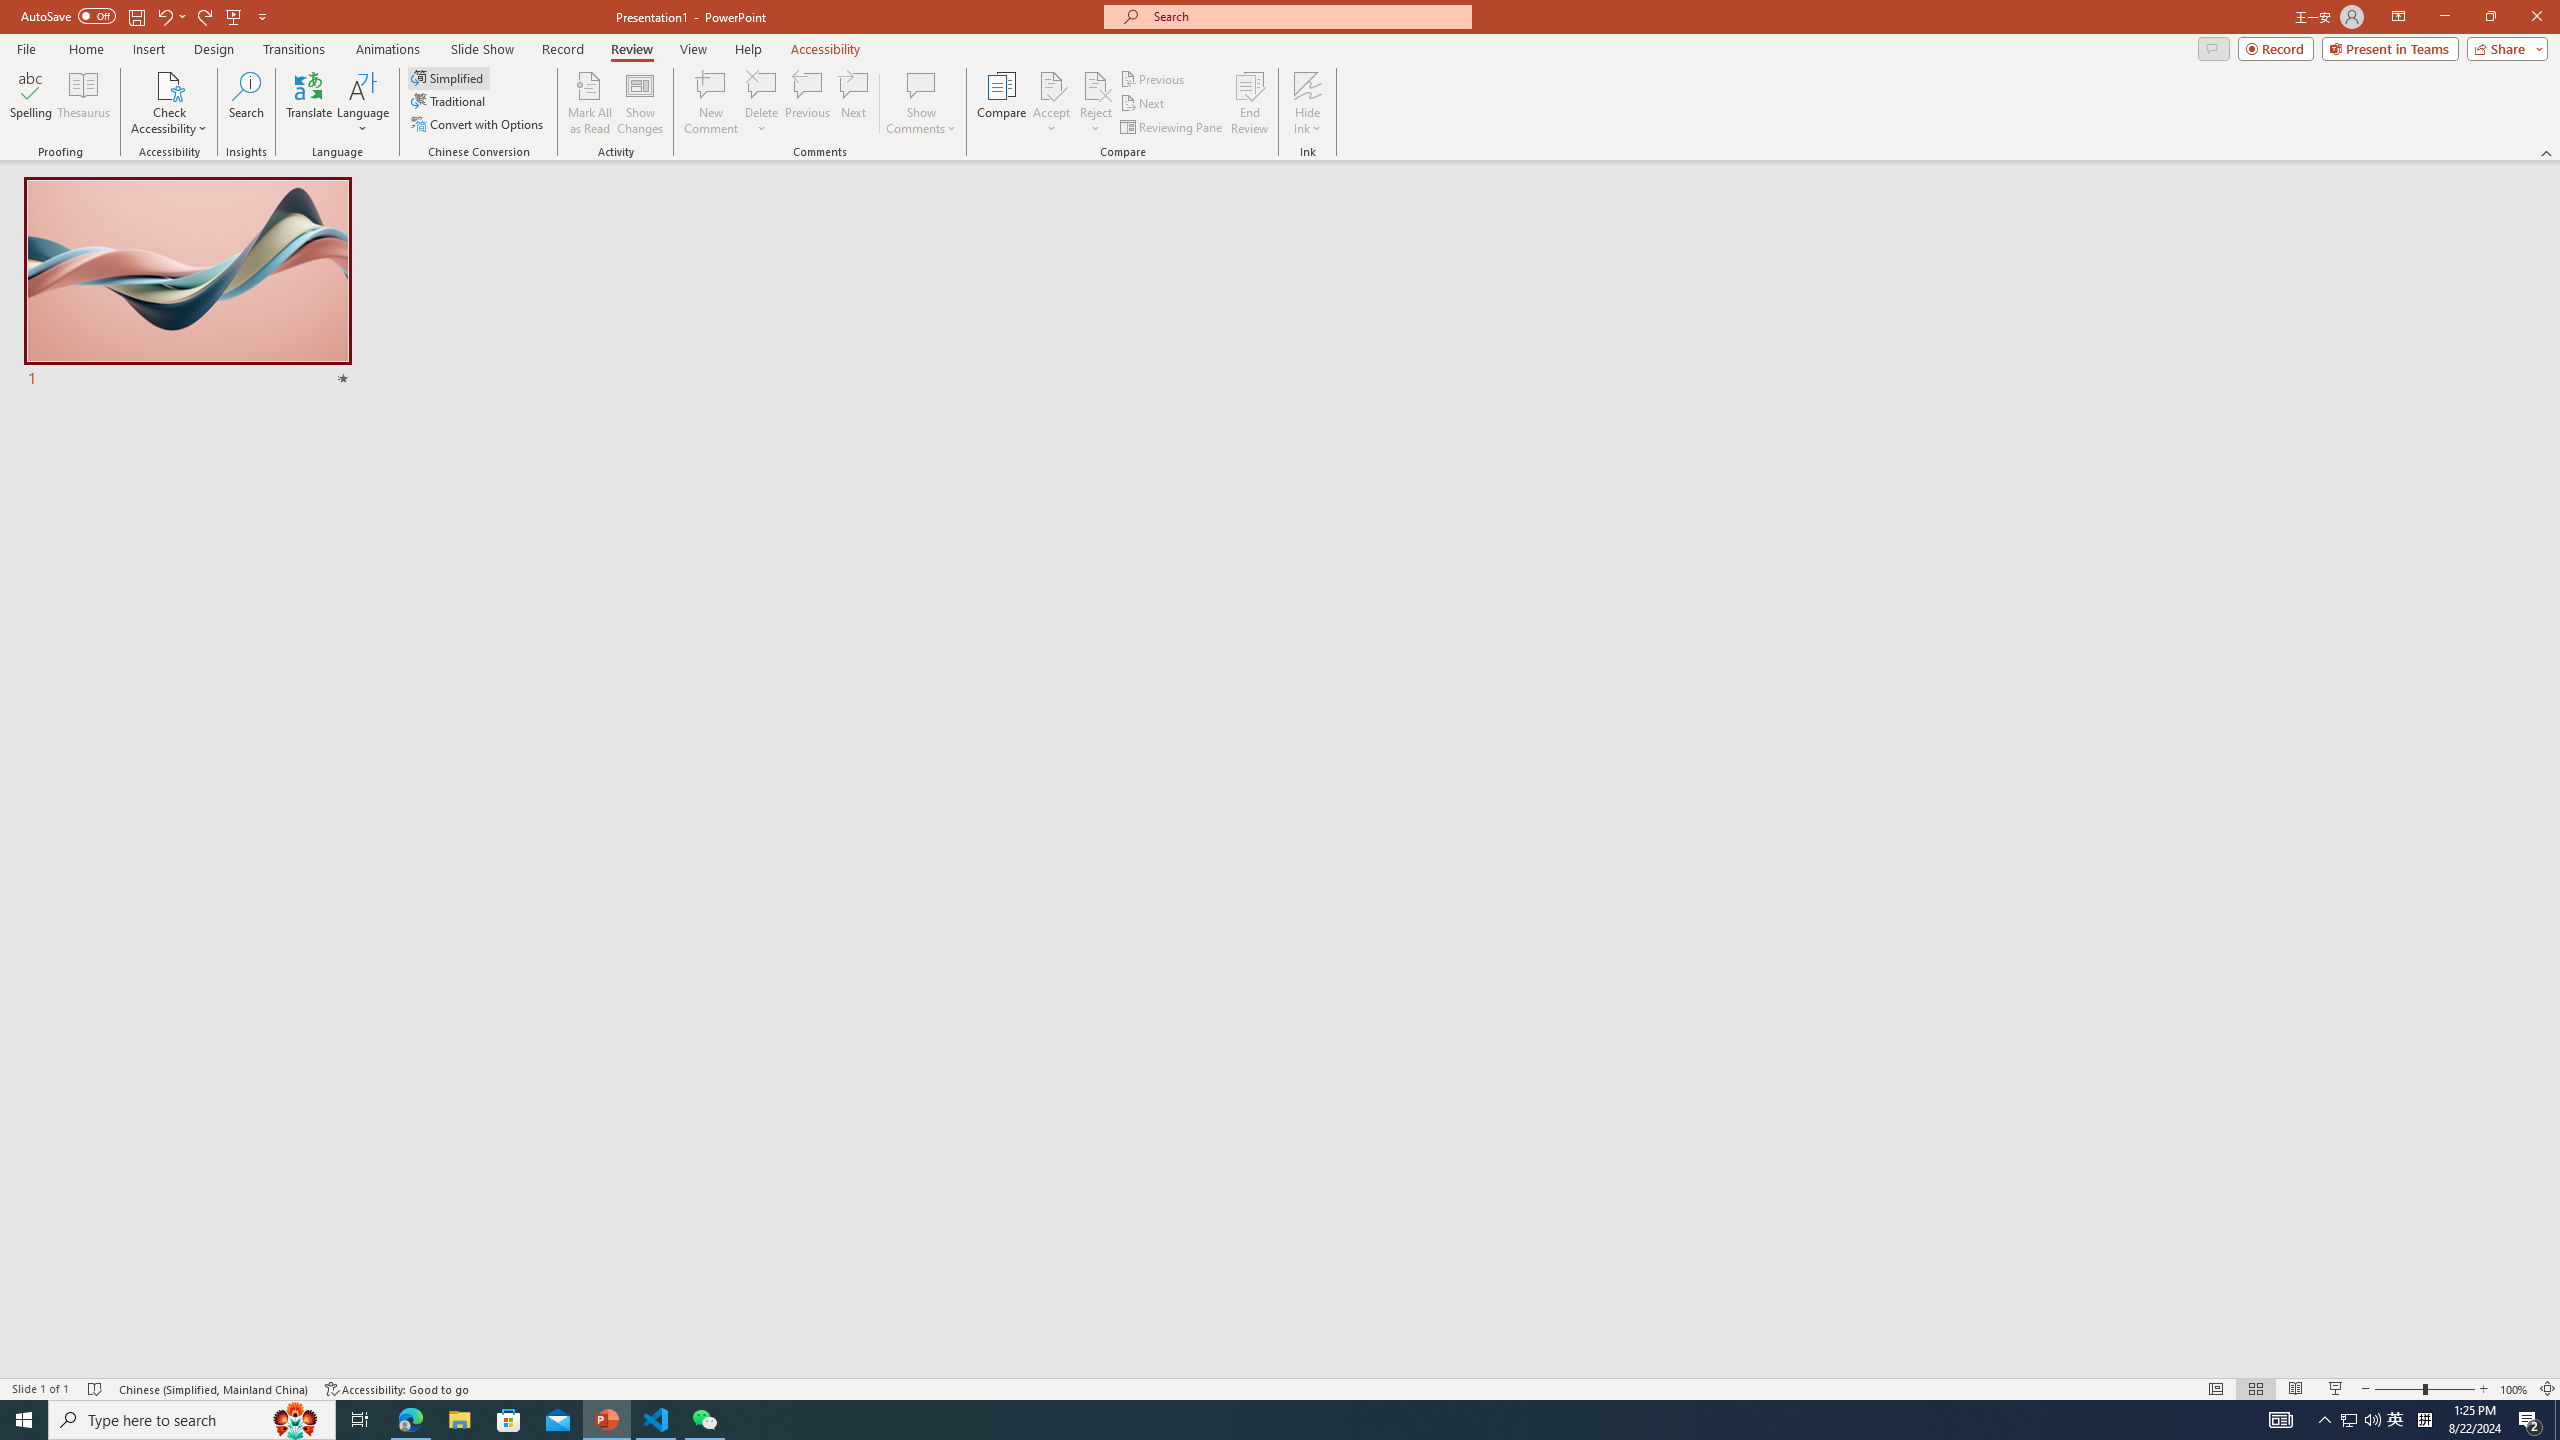 This screenshot has width=2560, height=1440. I want to click on 'Redo', so click(205, 15).